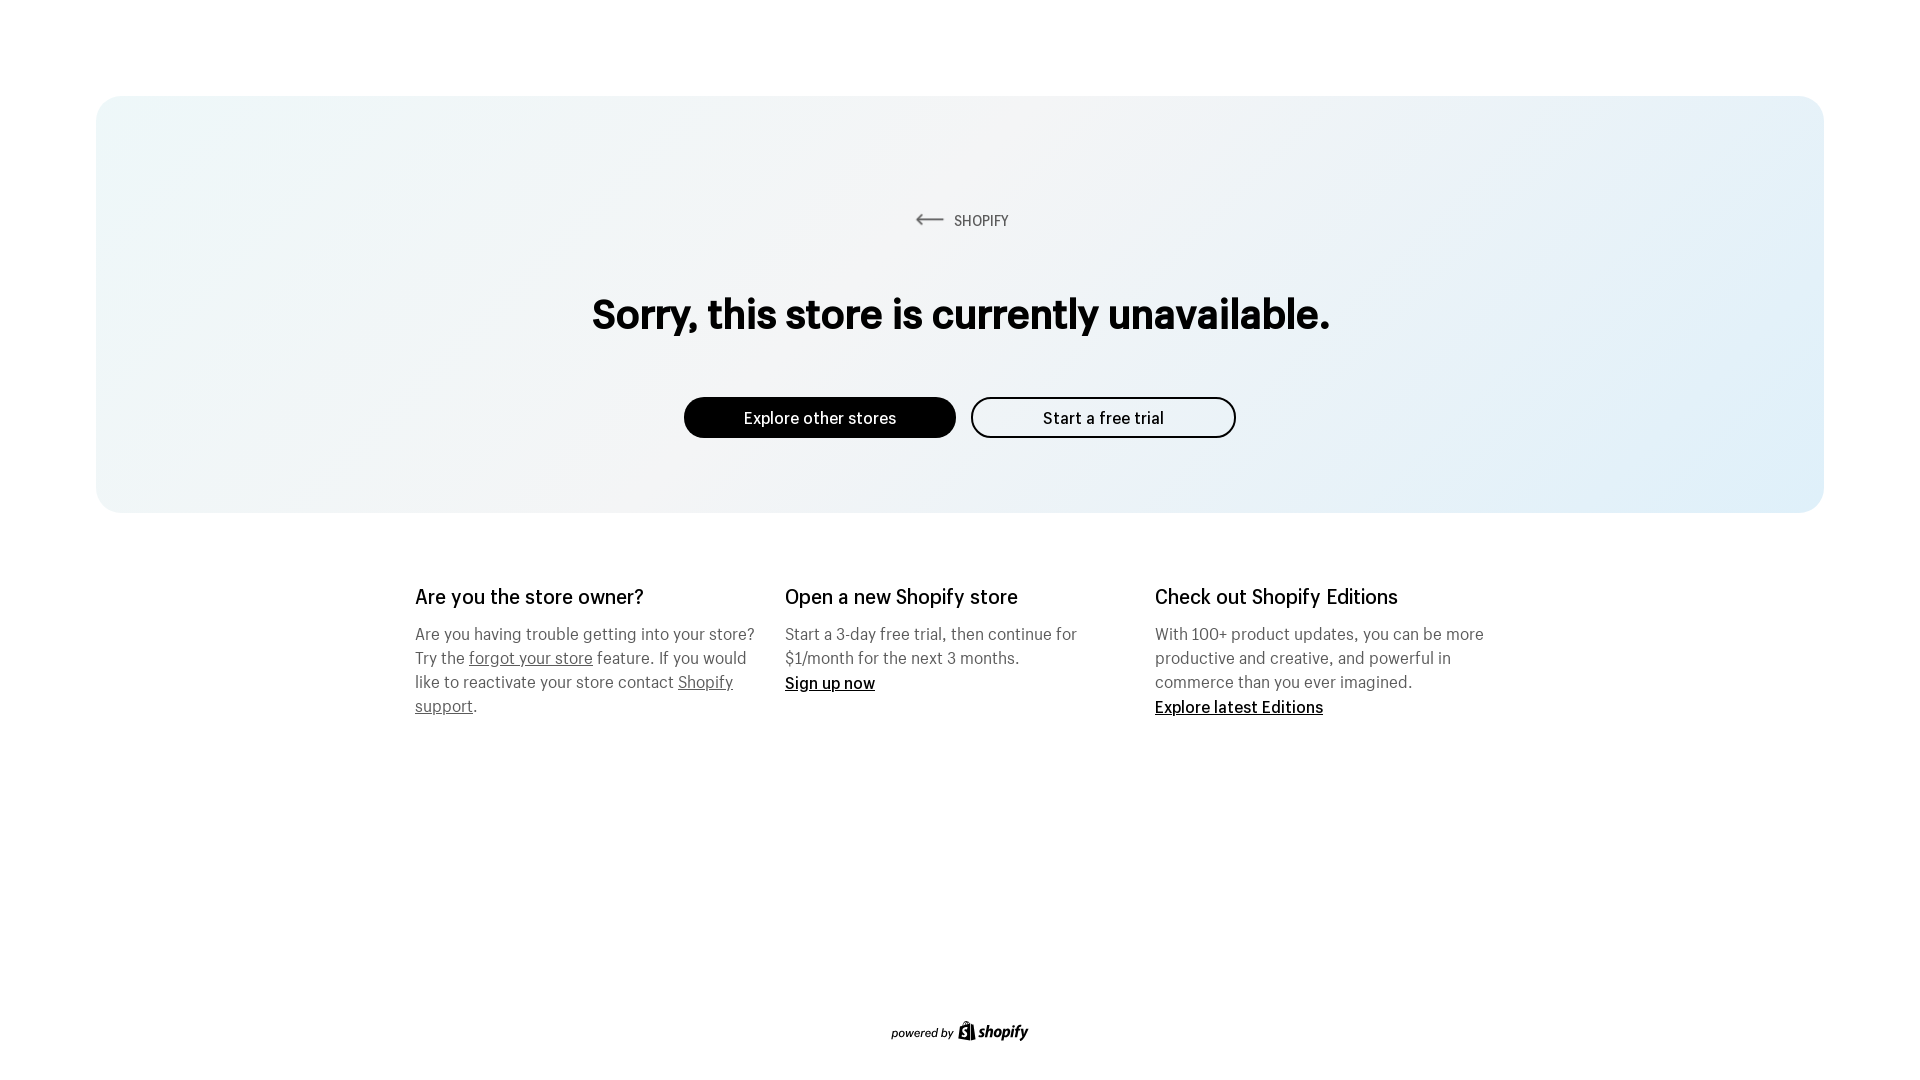  I want to click on 'Start a free trial', so click(1102, 416).